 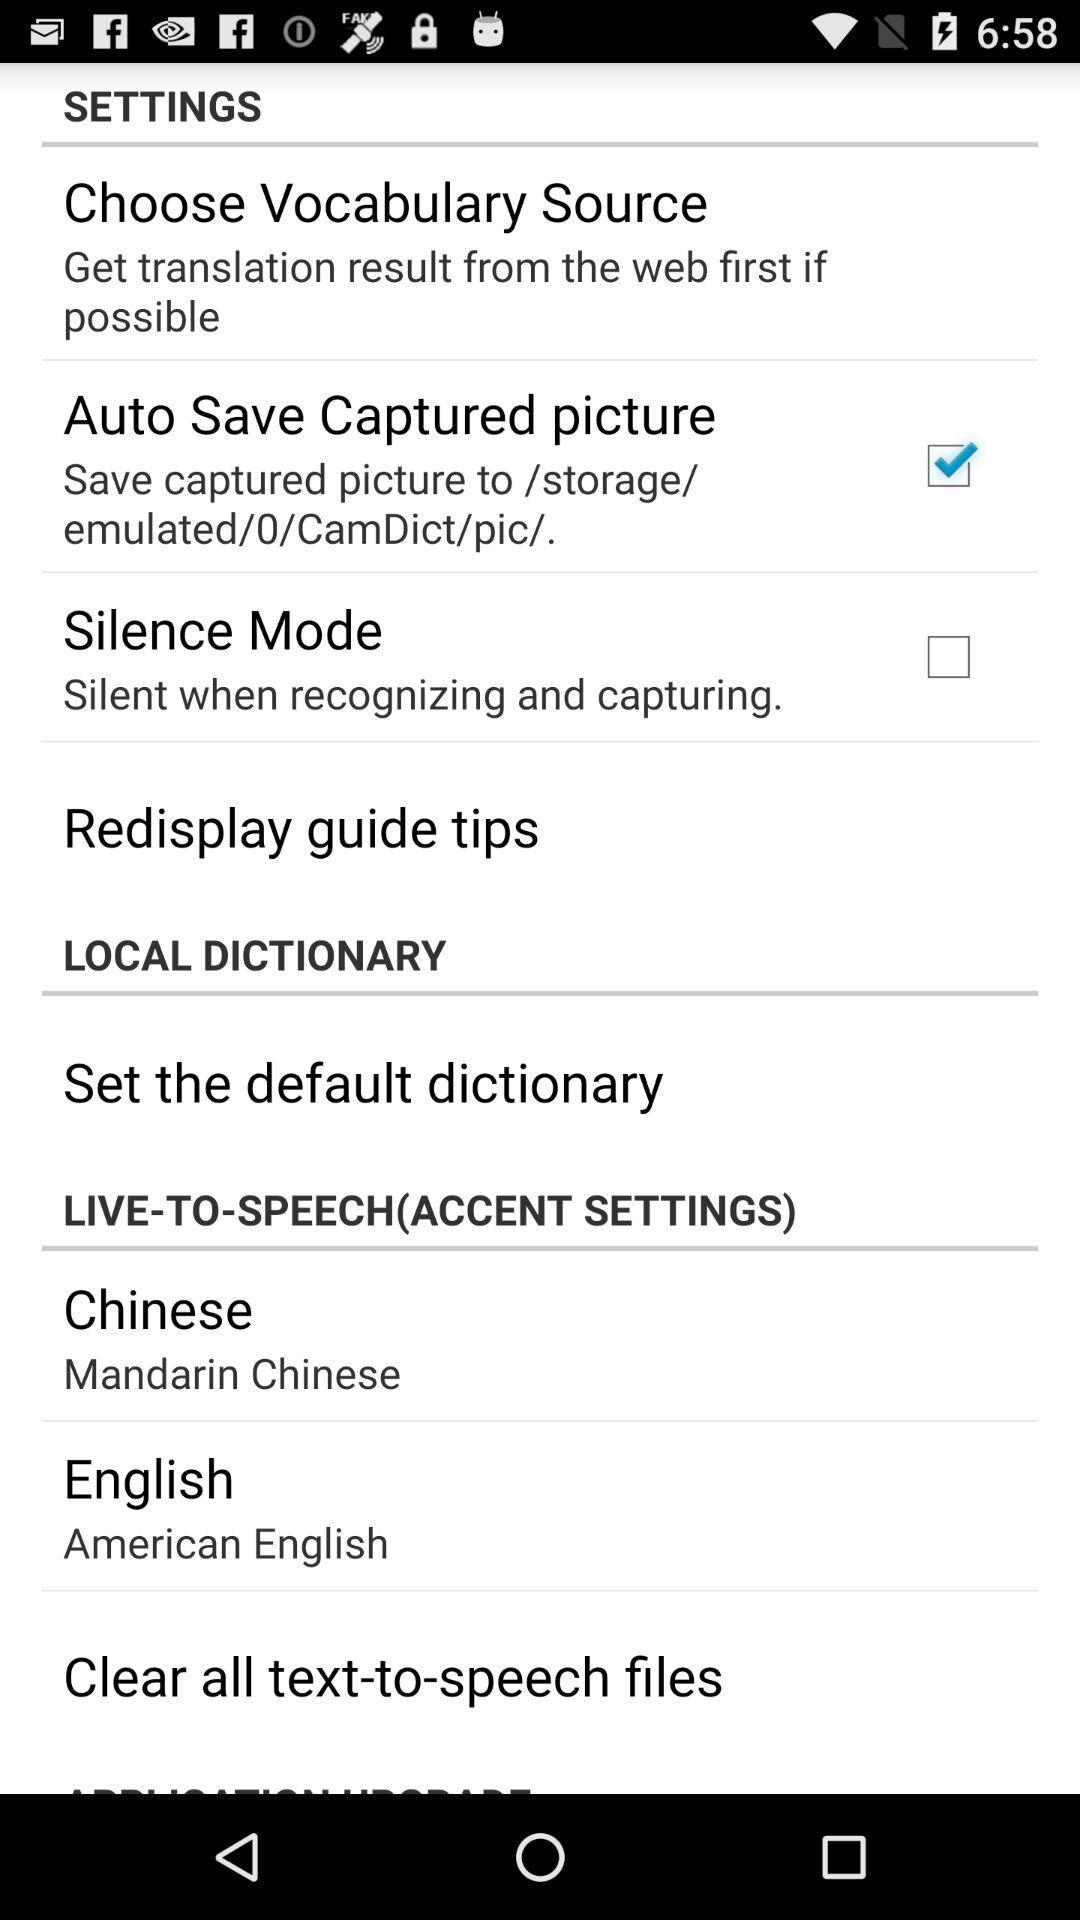 I want to click on the icon above the clear all text item, so click(x=225, y=1540).